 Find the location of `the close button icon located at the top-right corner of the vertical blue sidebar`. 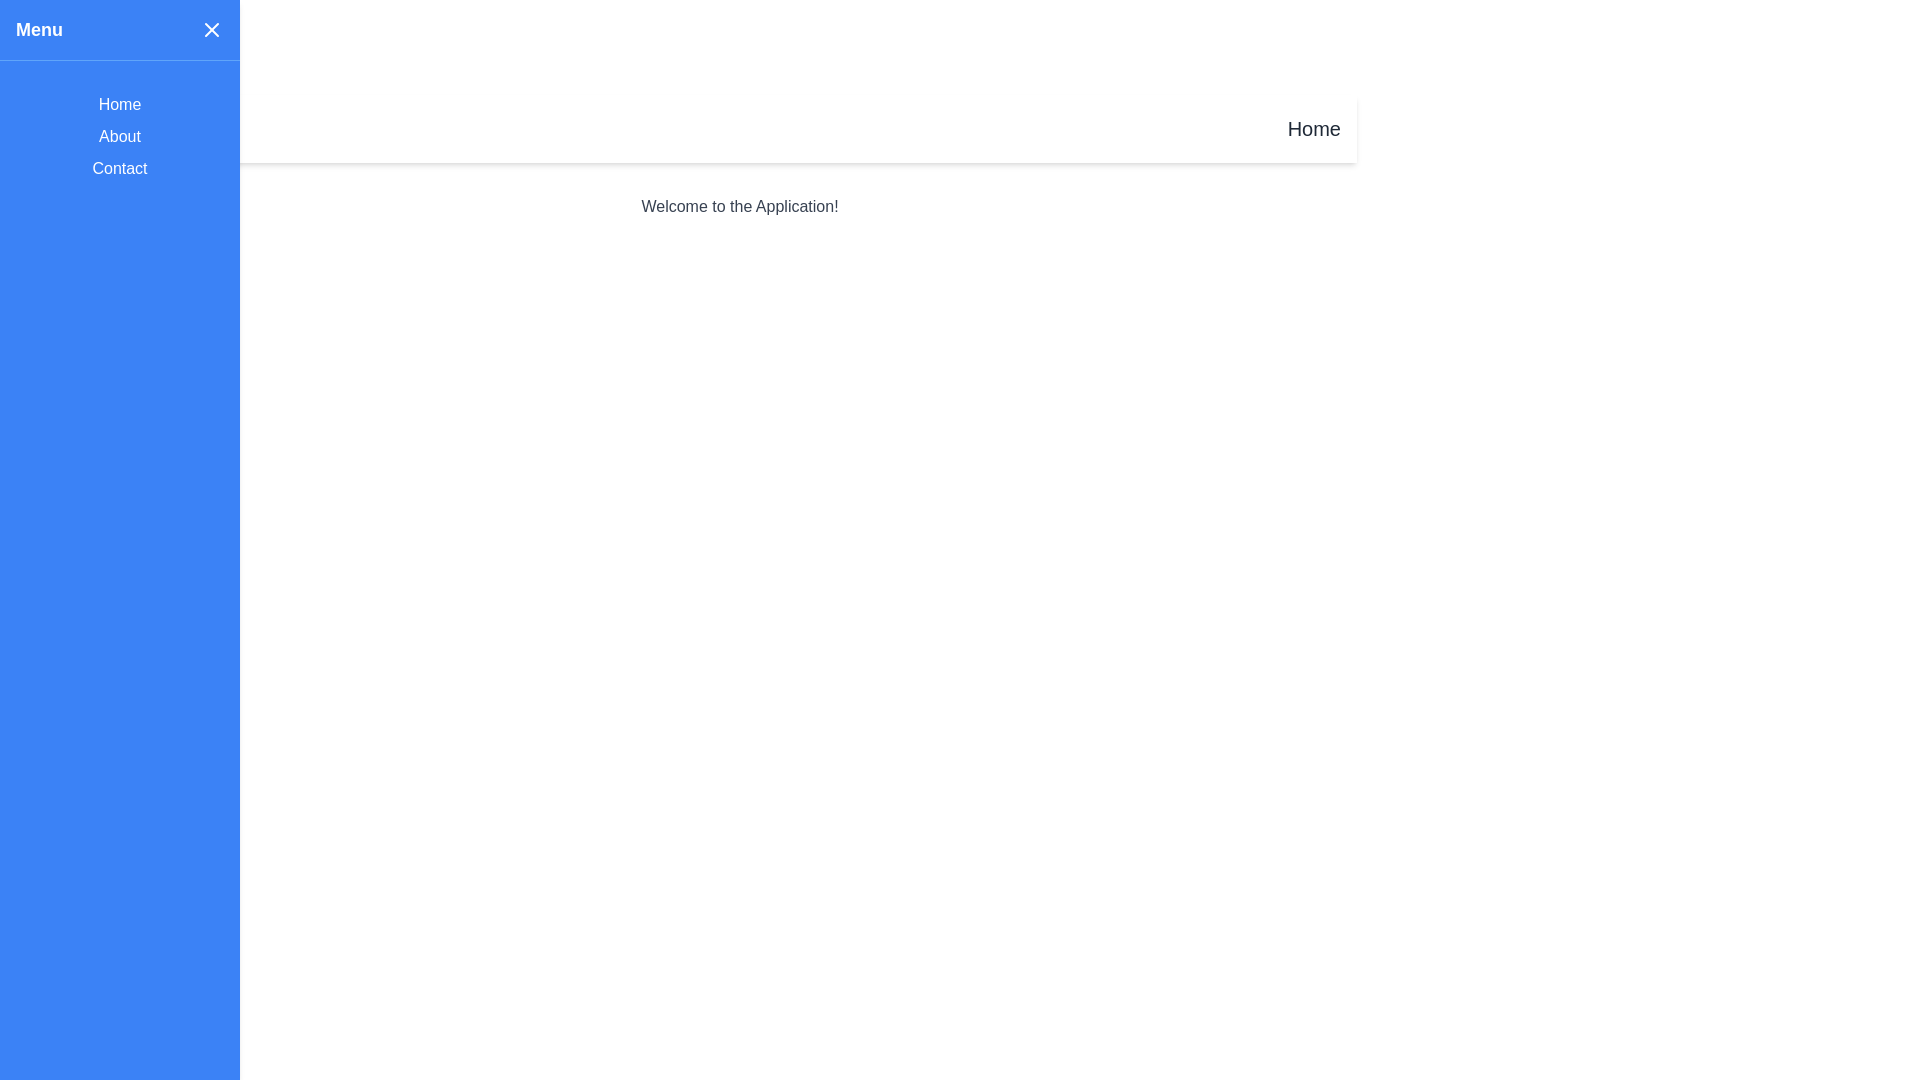

the close button icon located at the top-right corner of the vertical blue sidebar is located at coordinates (211, 30).